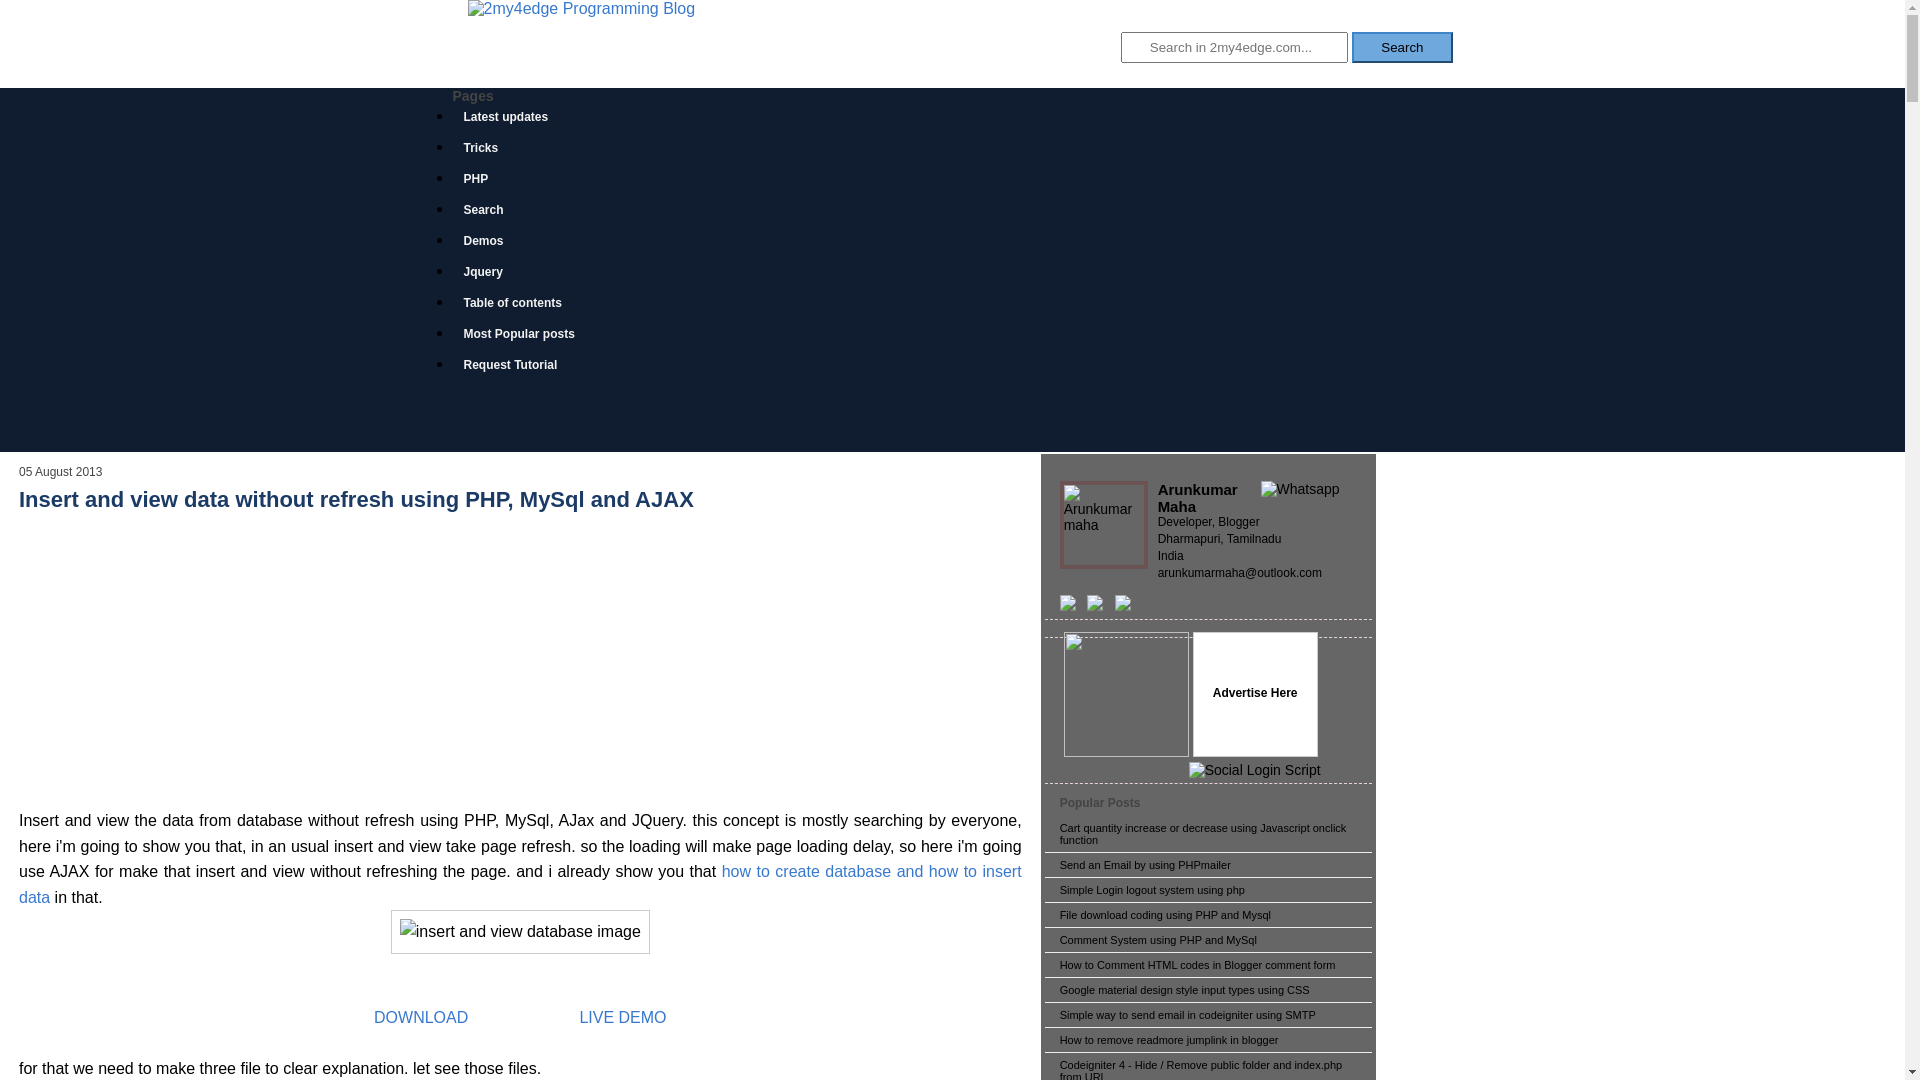 The height and width of the screenshot is (1080, 1920). What do you see at coordinates (1152, 889) in the screenshot?
I see `'Simple Login logout system using php'` at bounding box center [1152, 889].